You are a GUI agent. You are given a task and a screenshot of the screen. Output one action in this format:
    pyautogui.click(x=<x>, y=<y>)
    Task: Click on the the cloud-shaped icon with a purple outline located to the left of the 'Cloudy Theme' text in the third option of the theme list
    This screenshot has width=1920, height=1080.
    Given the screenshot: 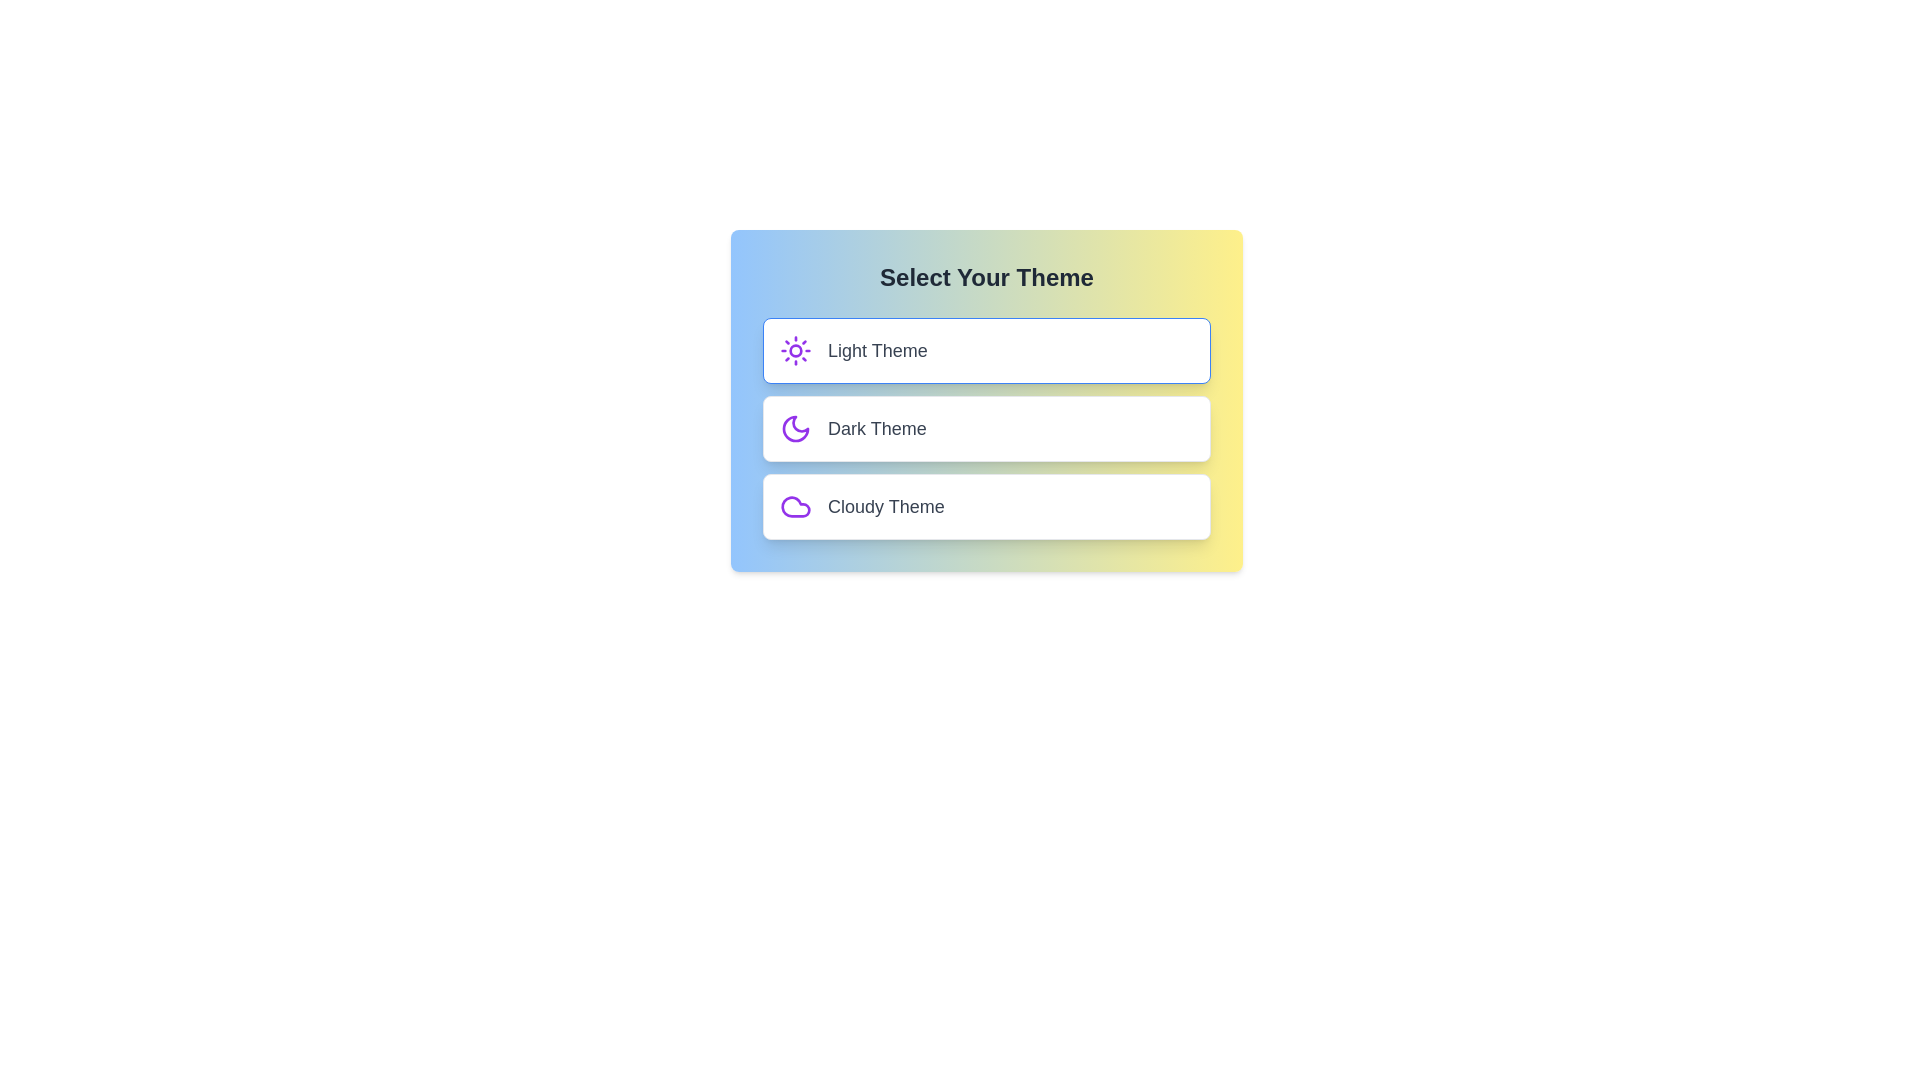 What is the action you would take?
    pyautogui.click(x=795, y=505)
    